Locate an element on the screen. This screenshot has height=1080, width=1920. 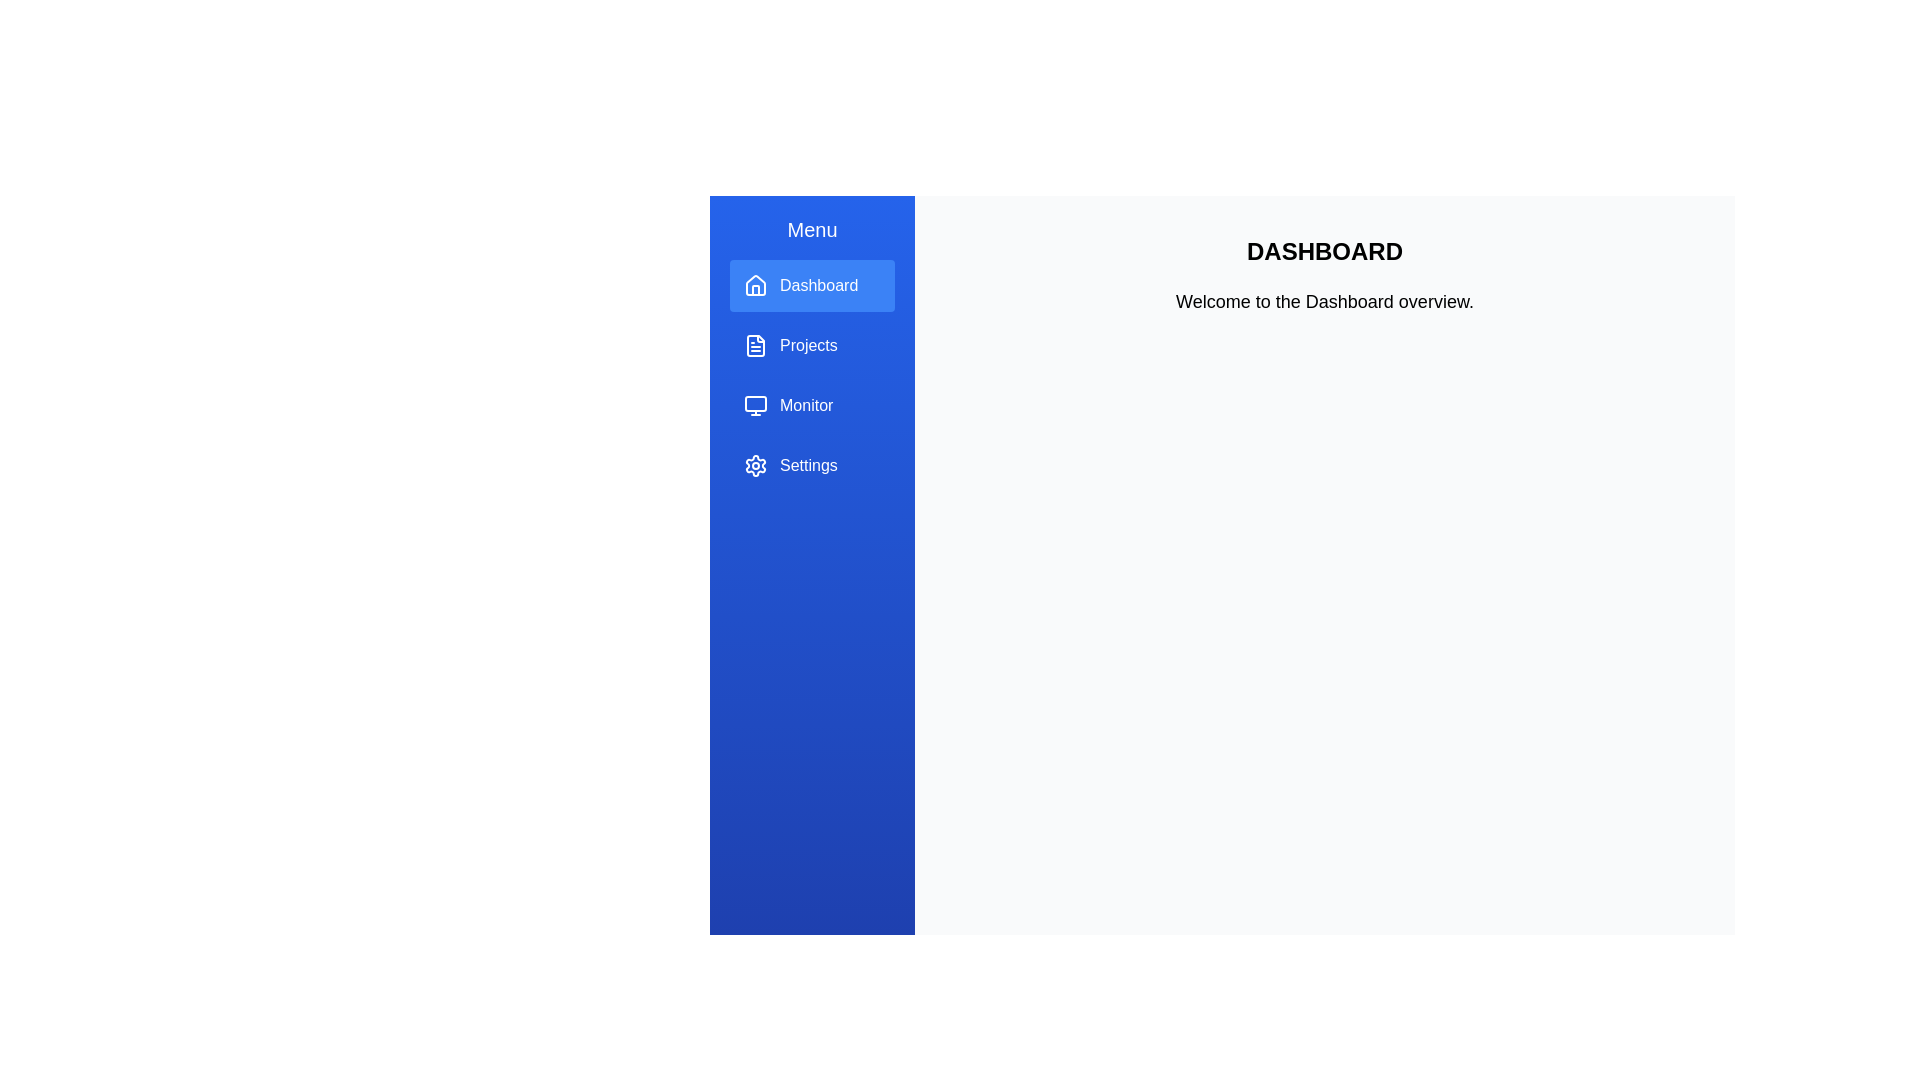
the gear-shaped icon button for settings located is located at coordinates (754, 466).